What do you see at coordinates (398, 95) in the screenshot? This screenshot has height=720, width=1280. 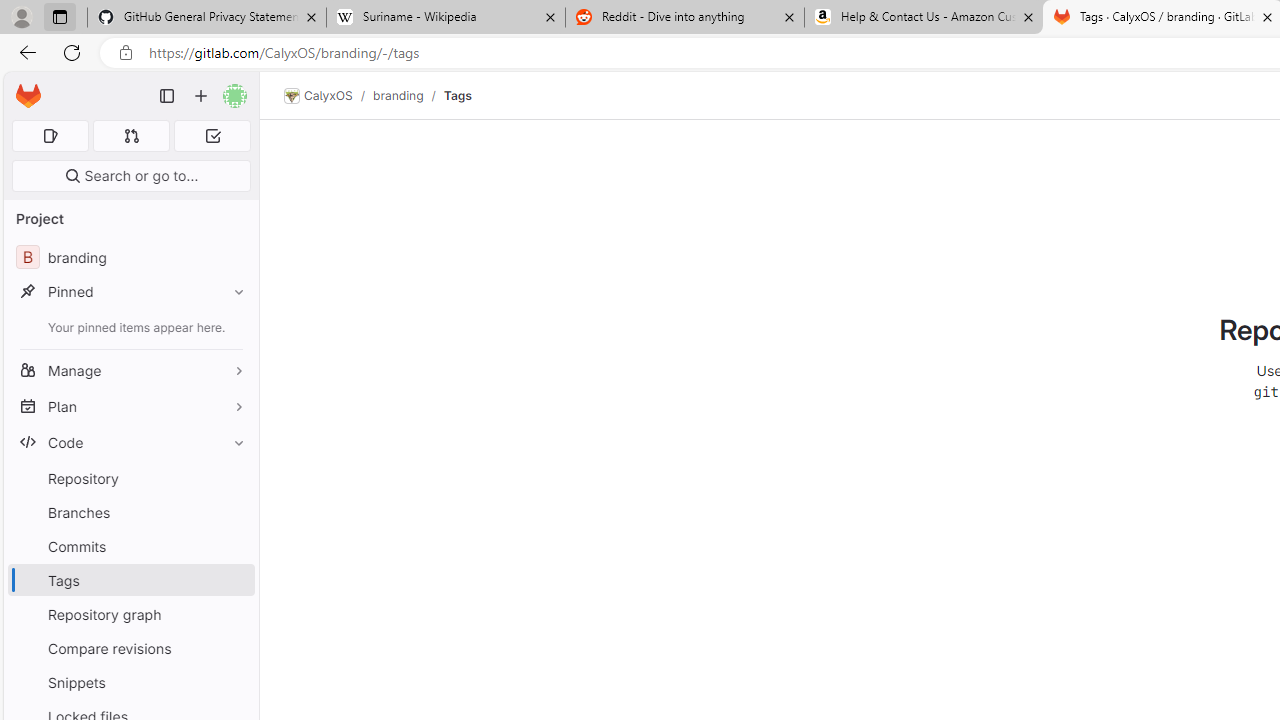 I see `'branding'` at bounding box center [398, 95].